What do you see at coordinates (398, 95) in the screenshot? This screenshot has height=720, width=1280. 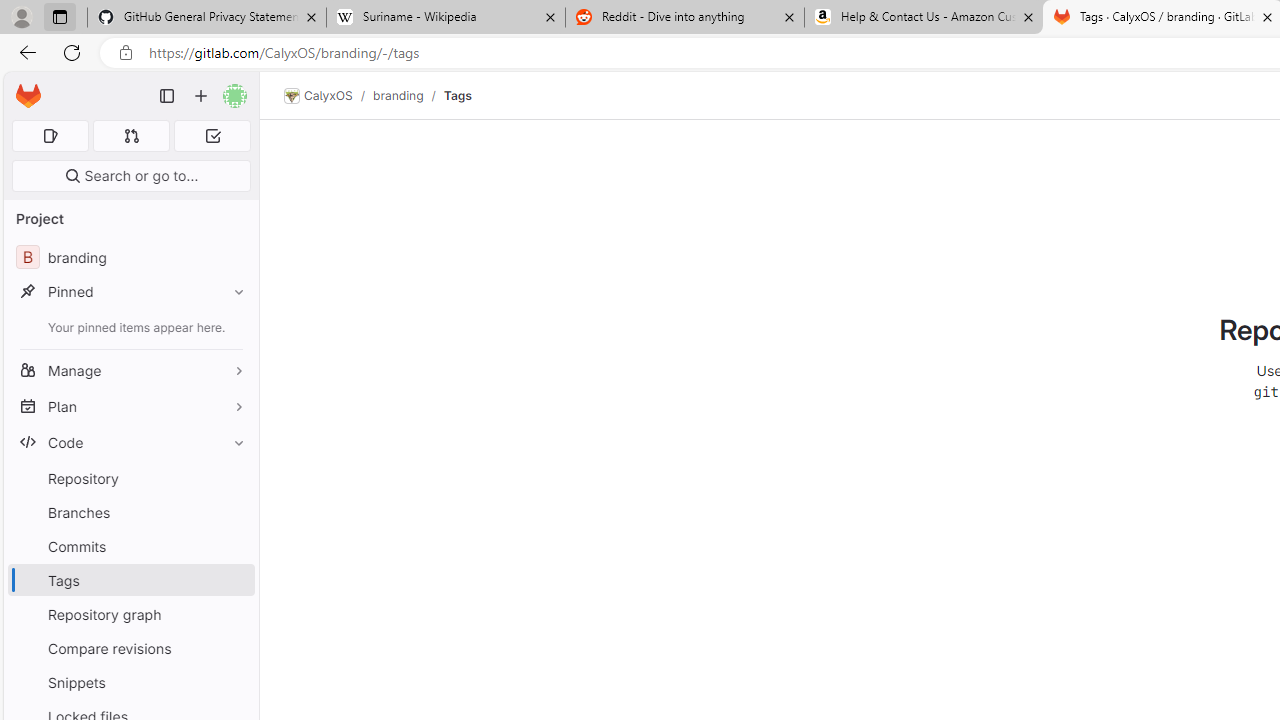 I see `'branding'` at bounding box center [398, 95].